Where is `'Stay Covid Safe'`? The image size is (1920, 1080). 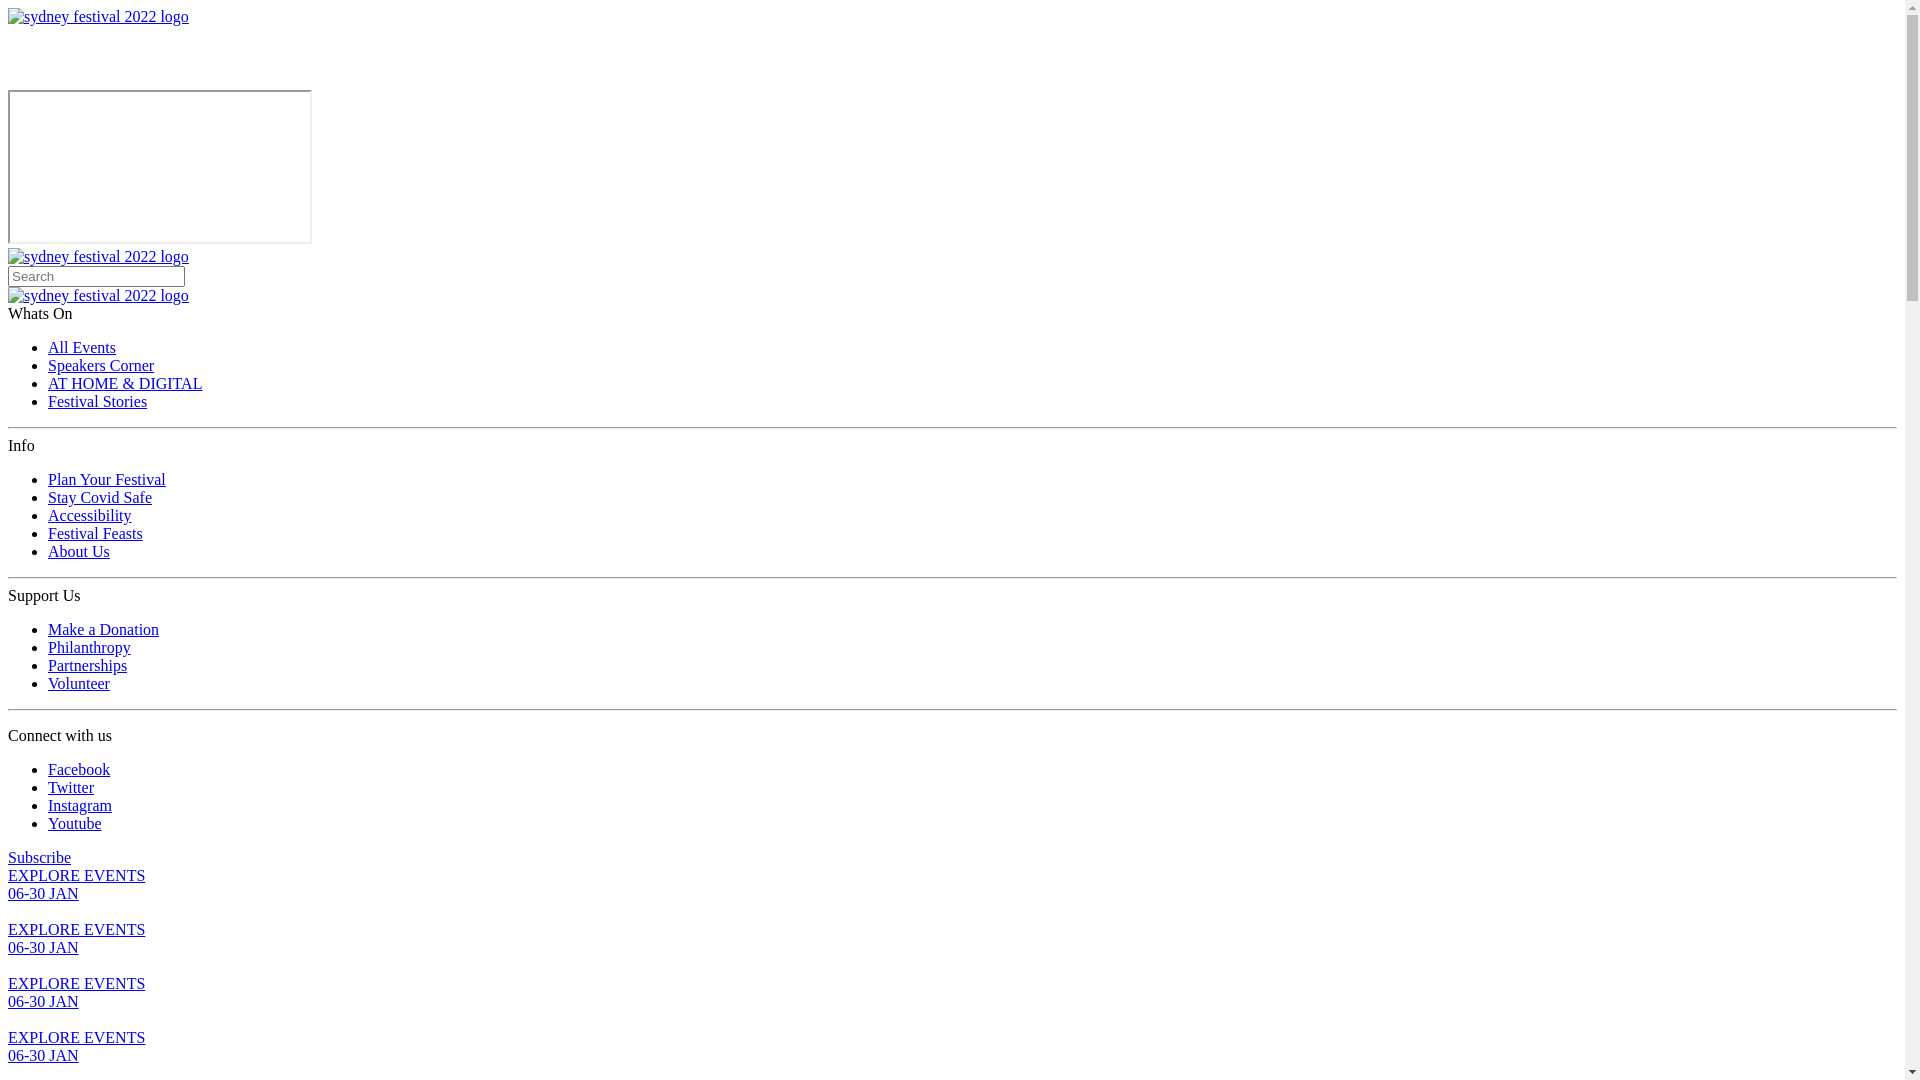 'Stay Covid Safe' is located at coordinates (48, 496).